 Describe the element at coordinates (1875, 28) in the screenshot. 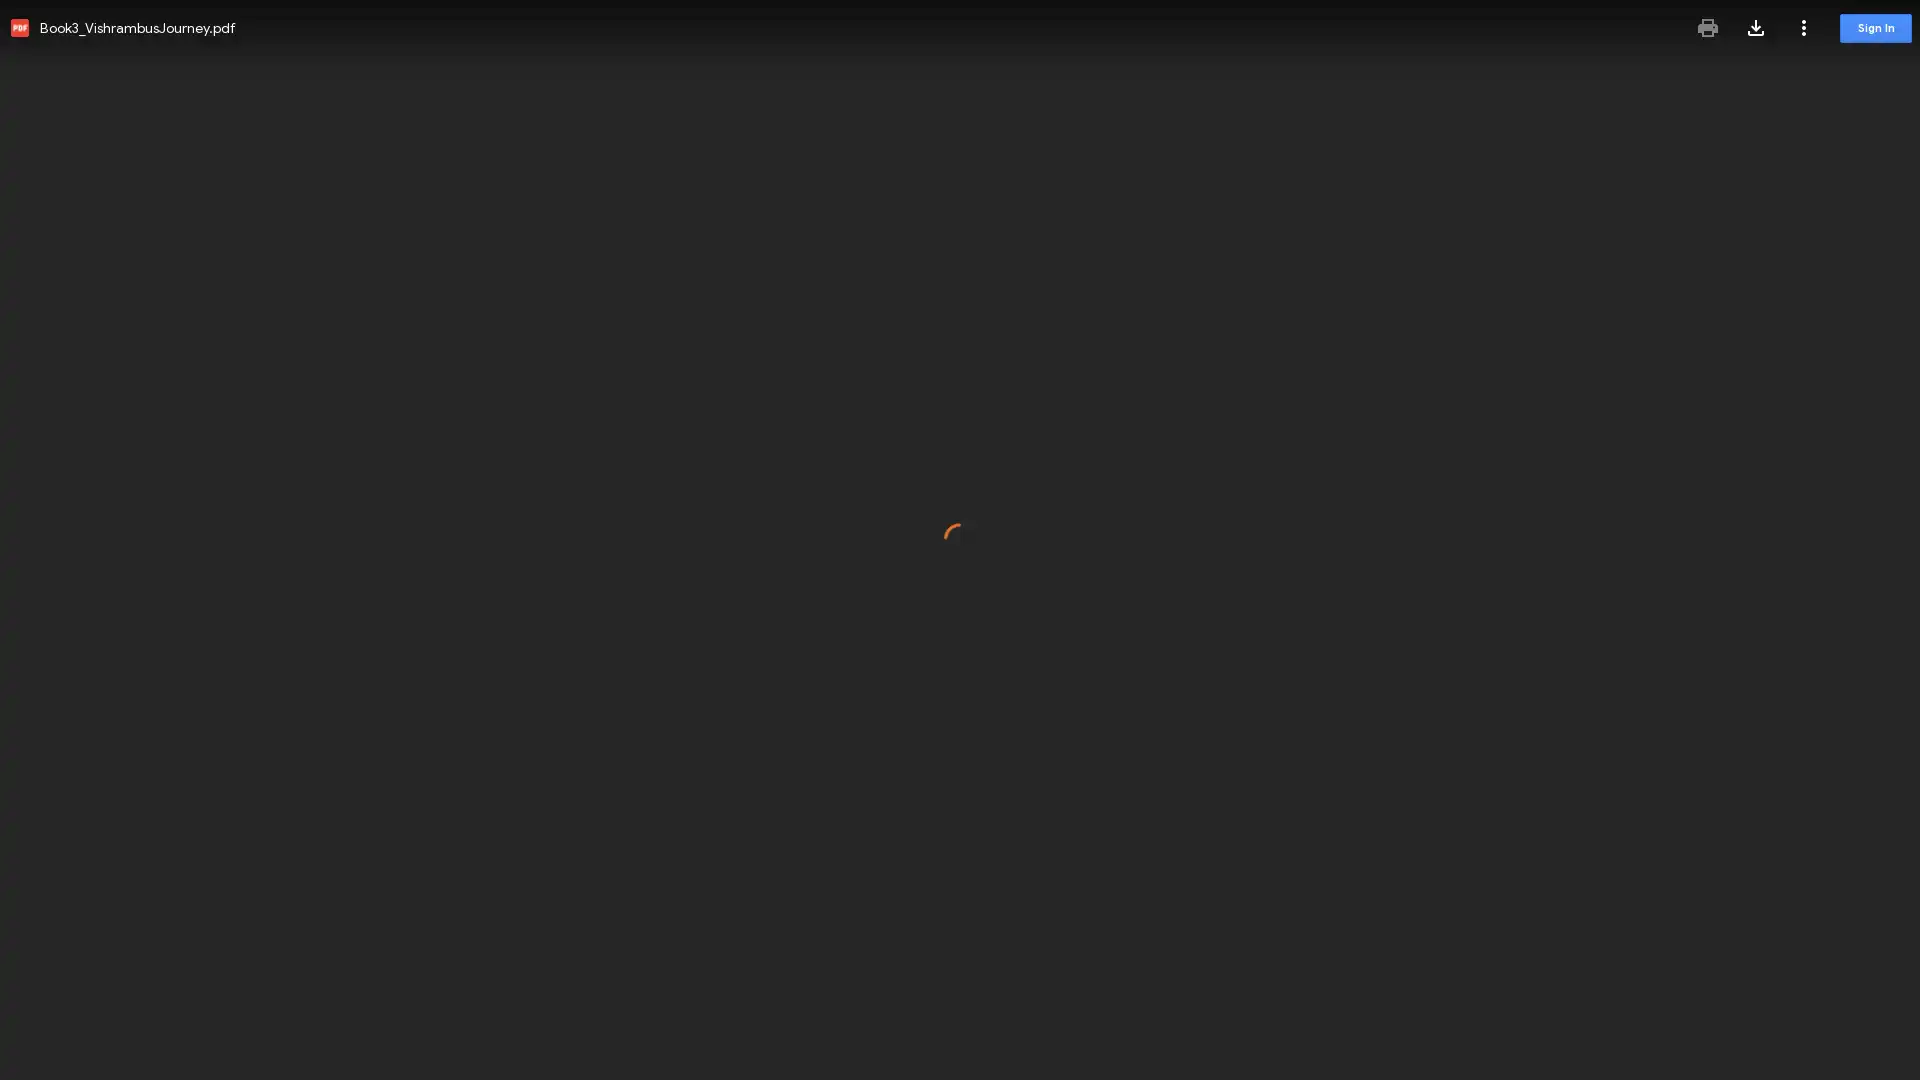

I see `Sign In` at that location.